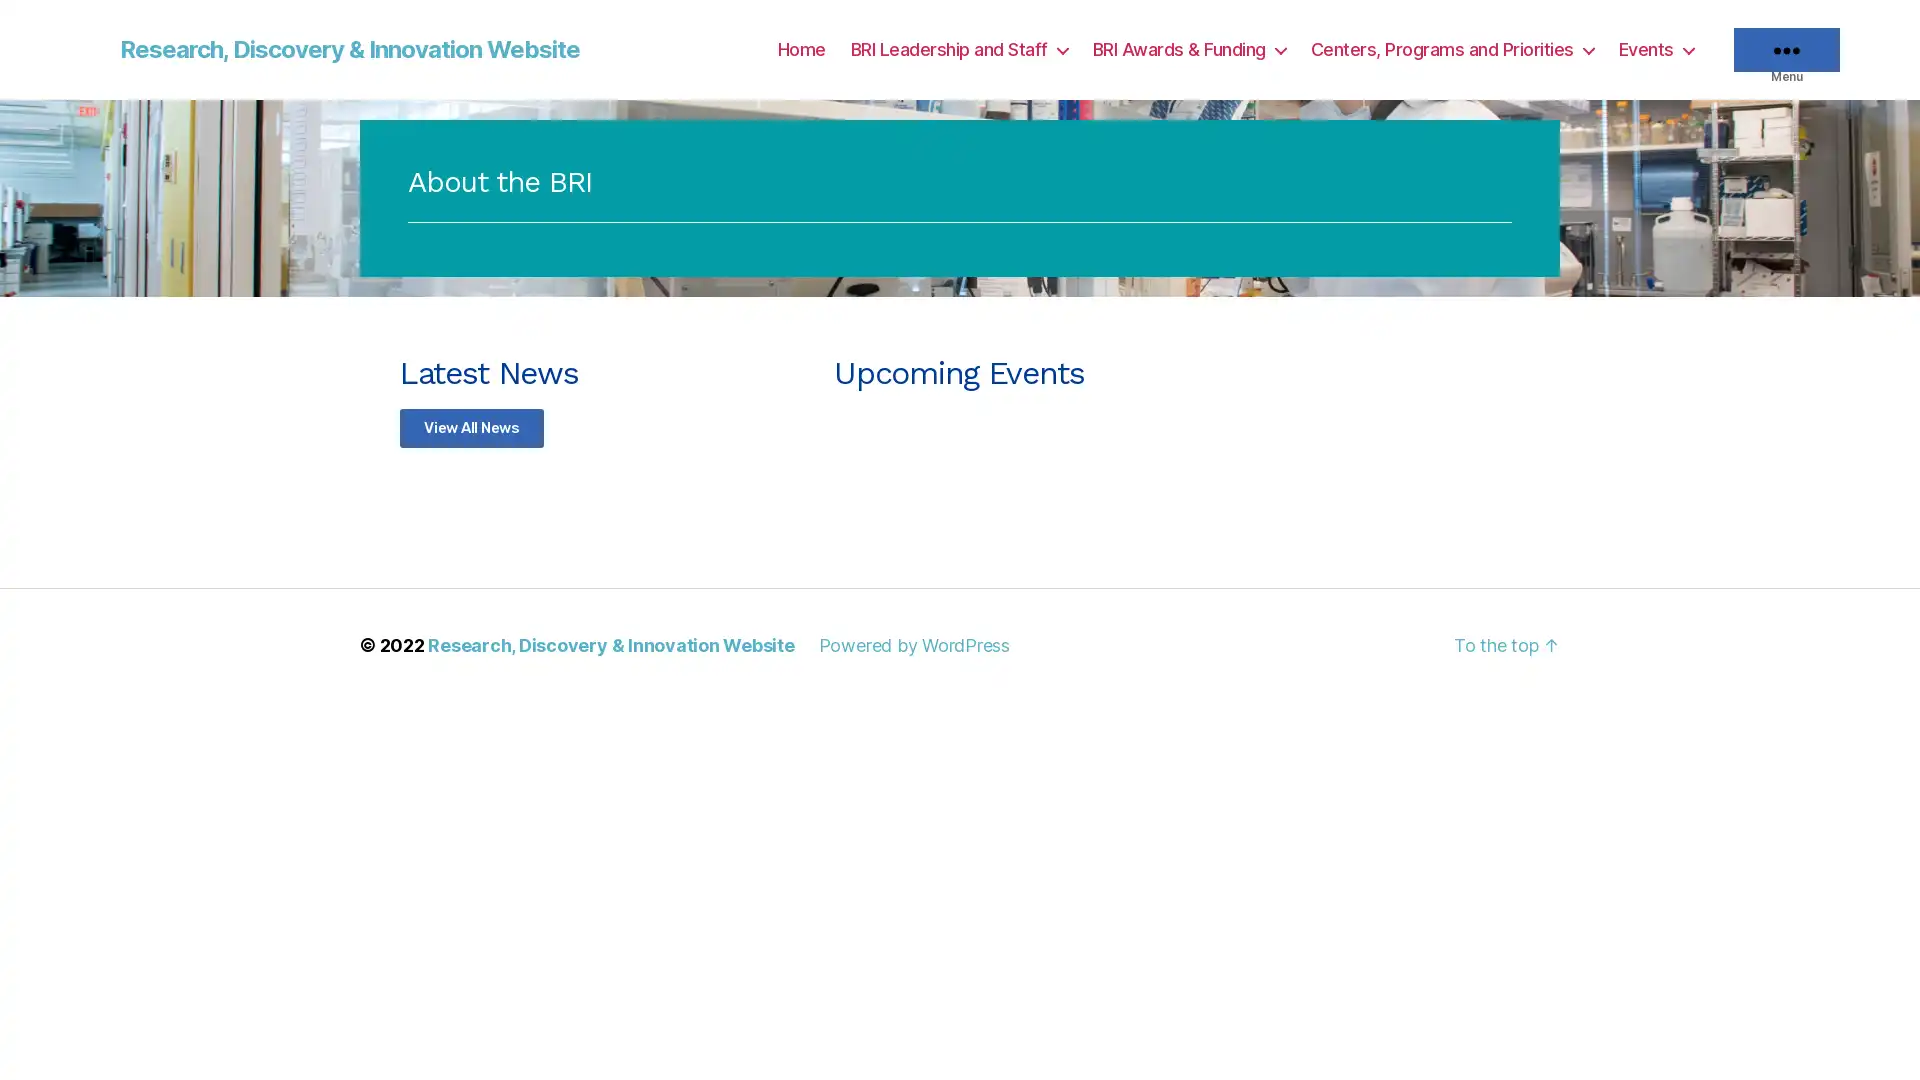  I want to click on View All News, so click(470, 426).